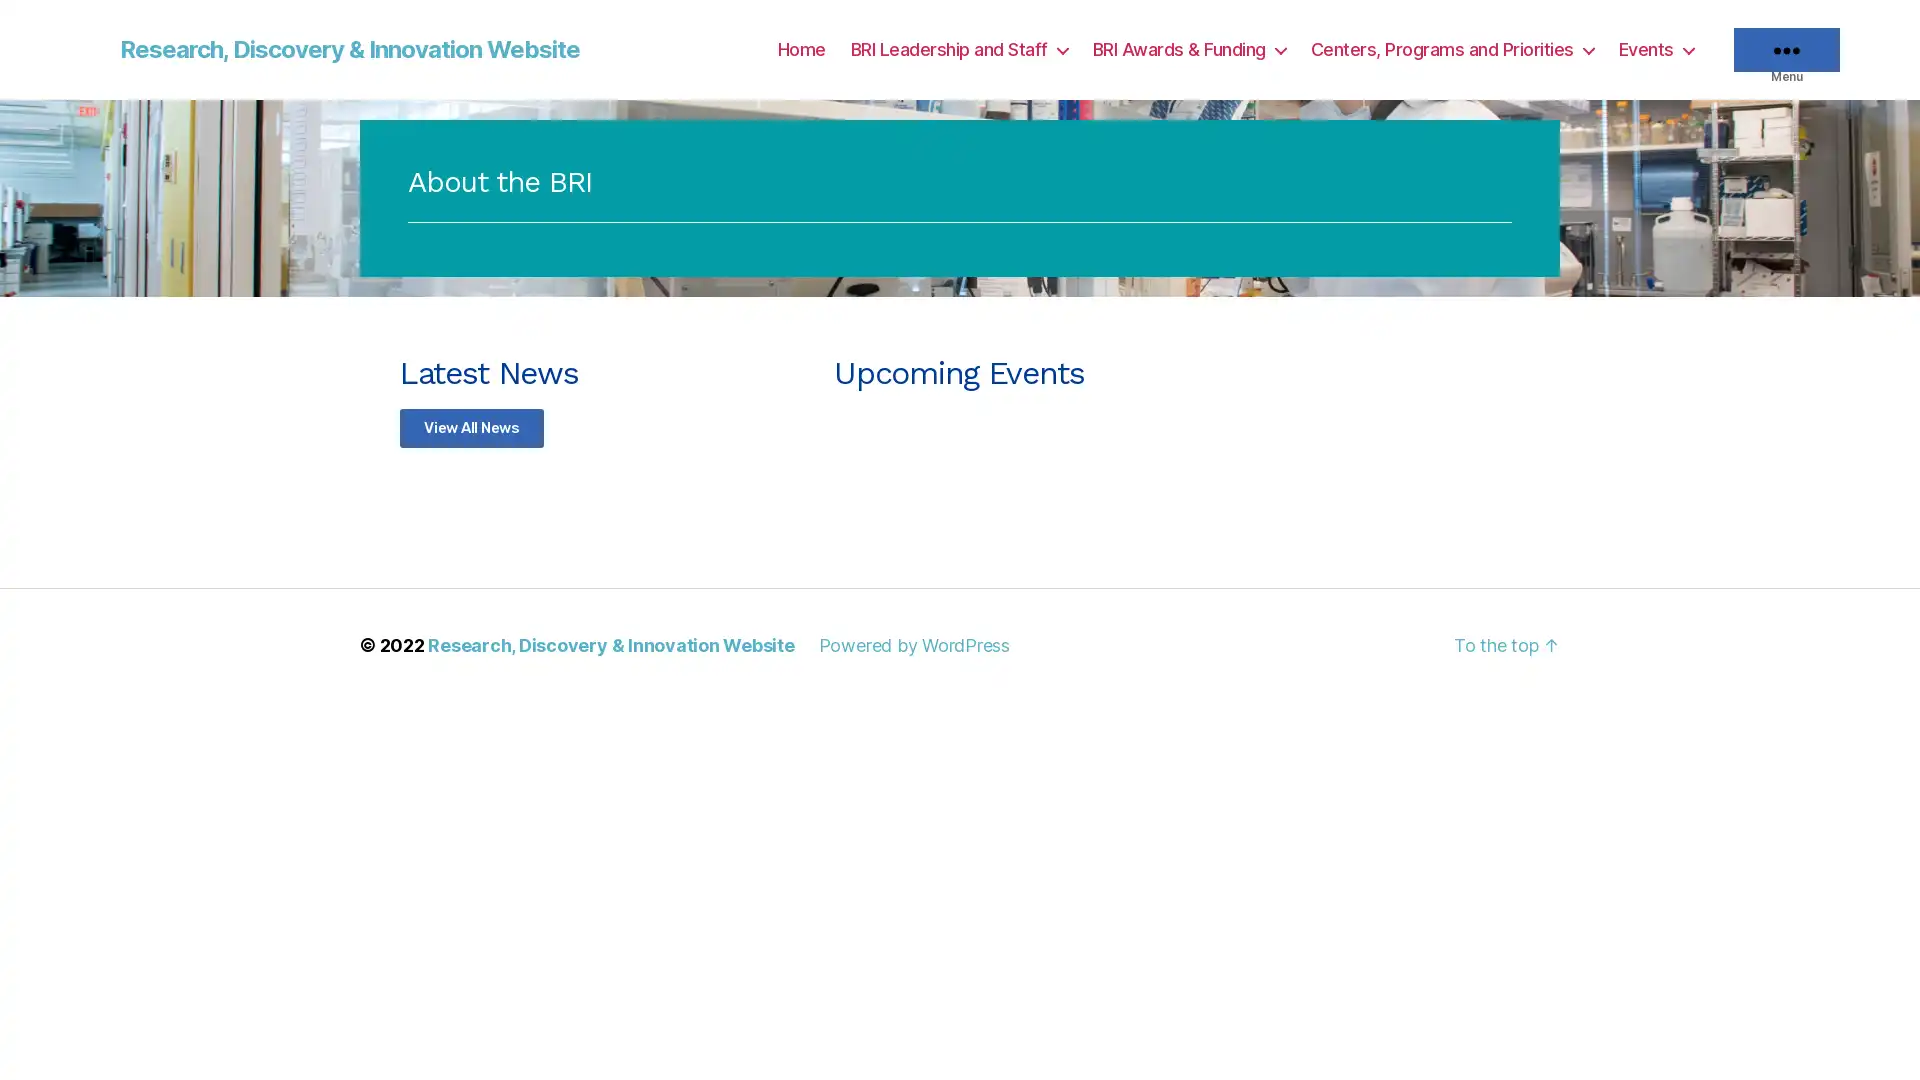  I want to click on View All News, so click(470, 426).